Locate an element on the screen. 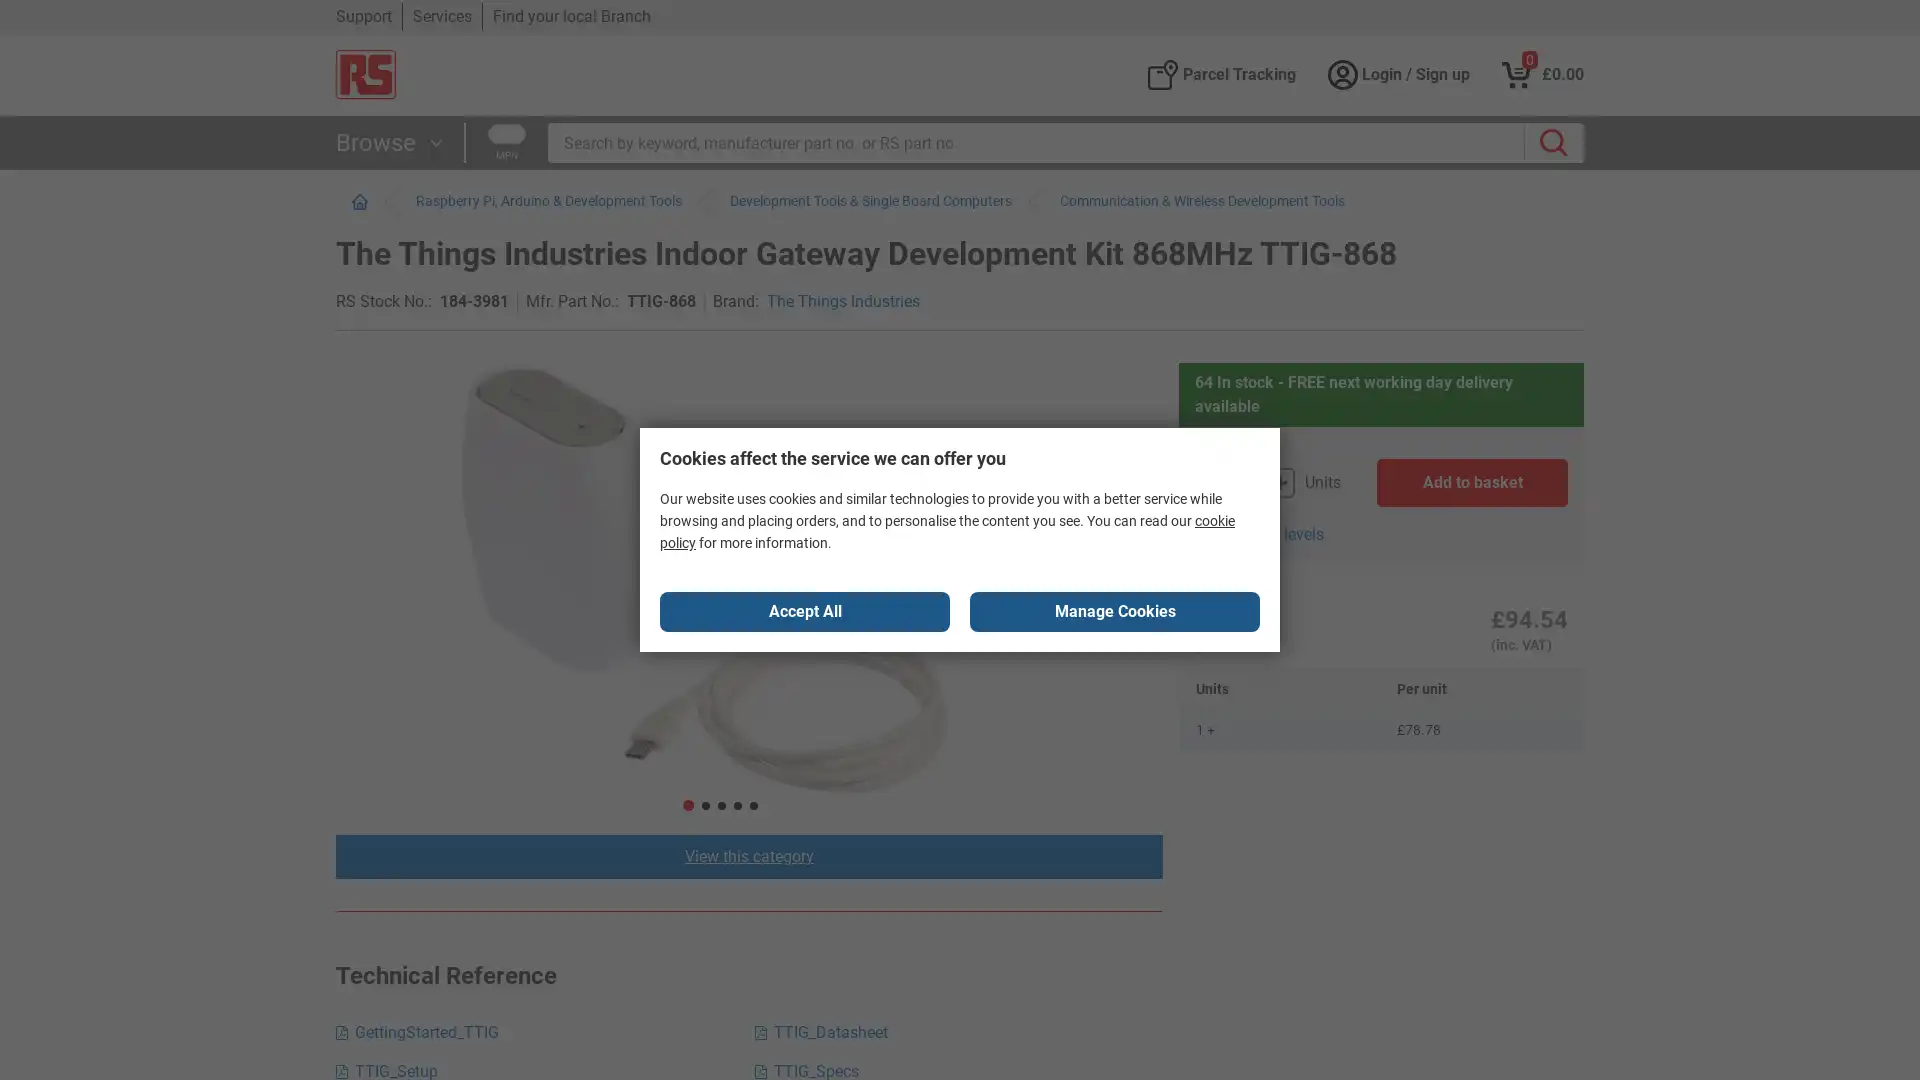 Image resolution: width=1920 pixels, height=1080 pixels. Manage Cookies is located at coordinates (1113, 611).